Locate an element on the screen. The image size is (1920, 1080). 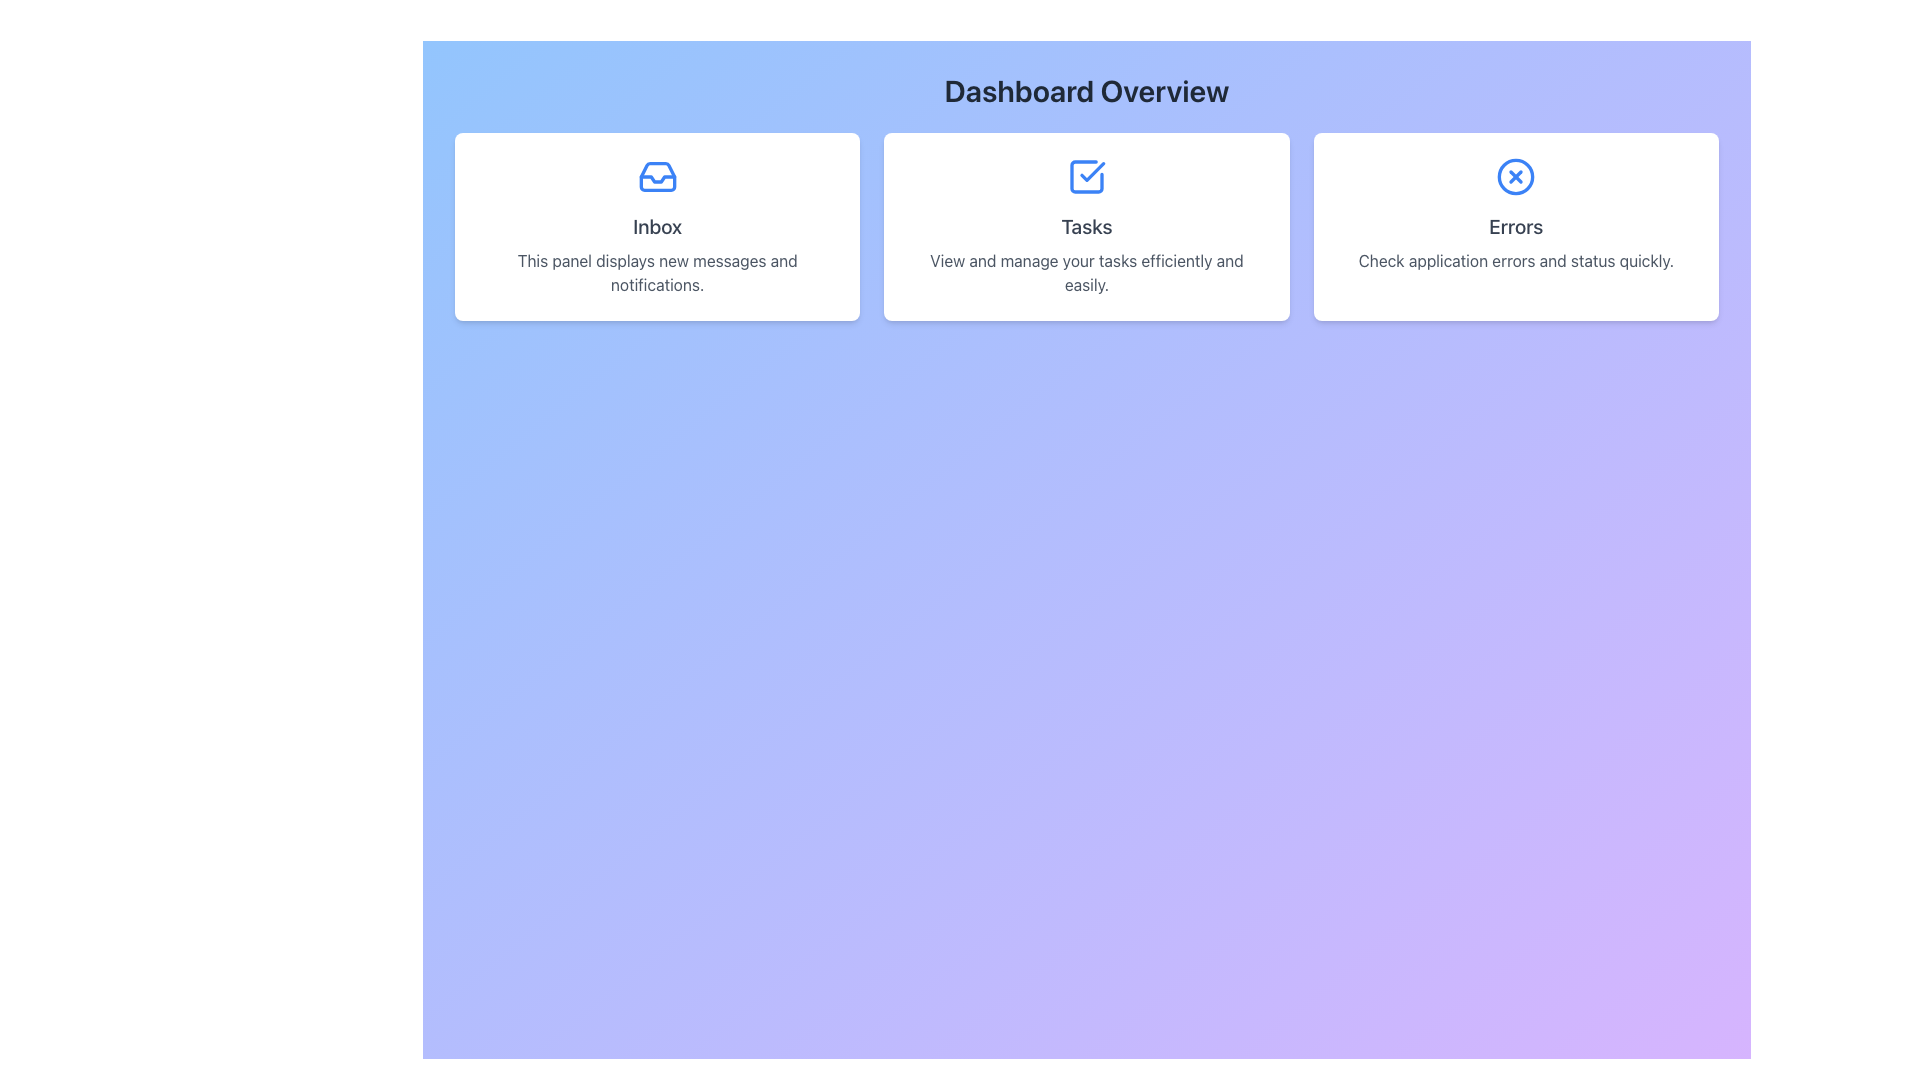
the header Text Label that provides a title or summarizing description for the section, located at the top of the interface near the center is located at coordinates (1085, 91).